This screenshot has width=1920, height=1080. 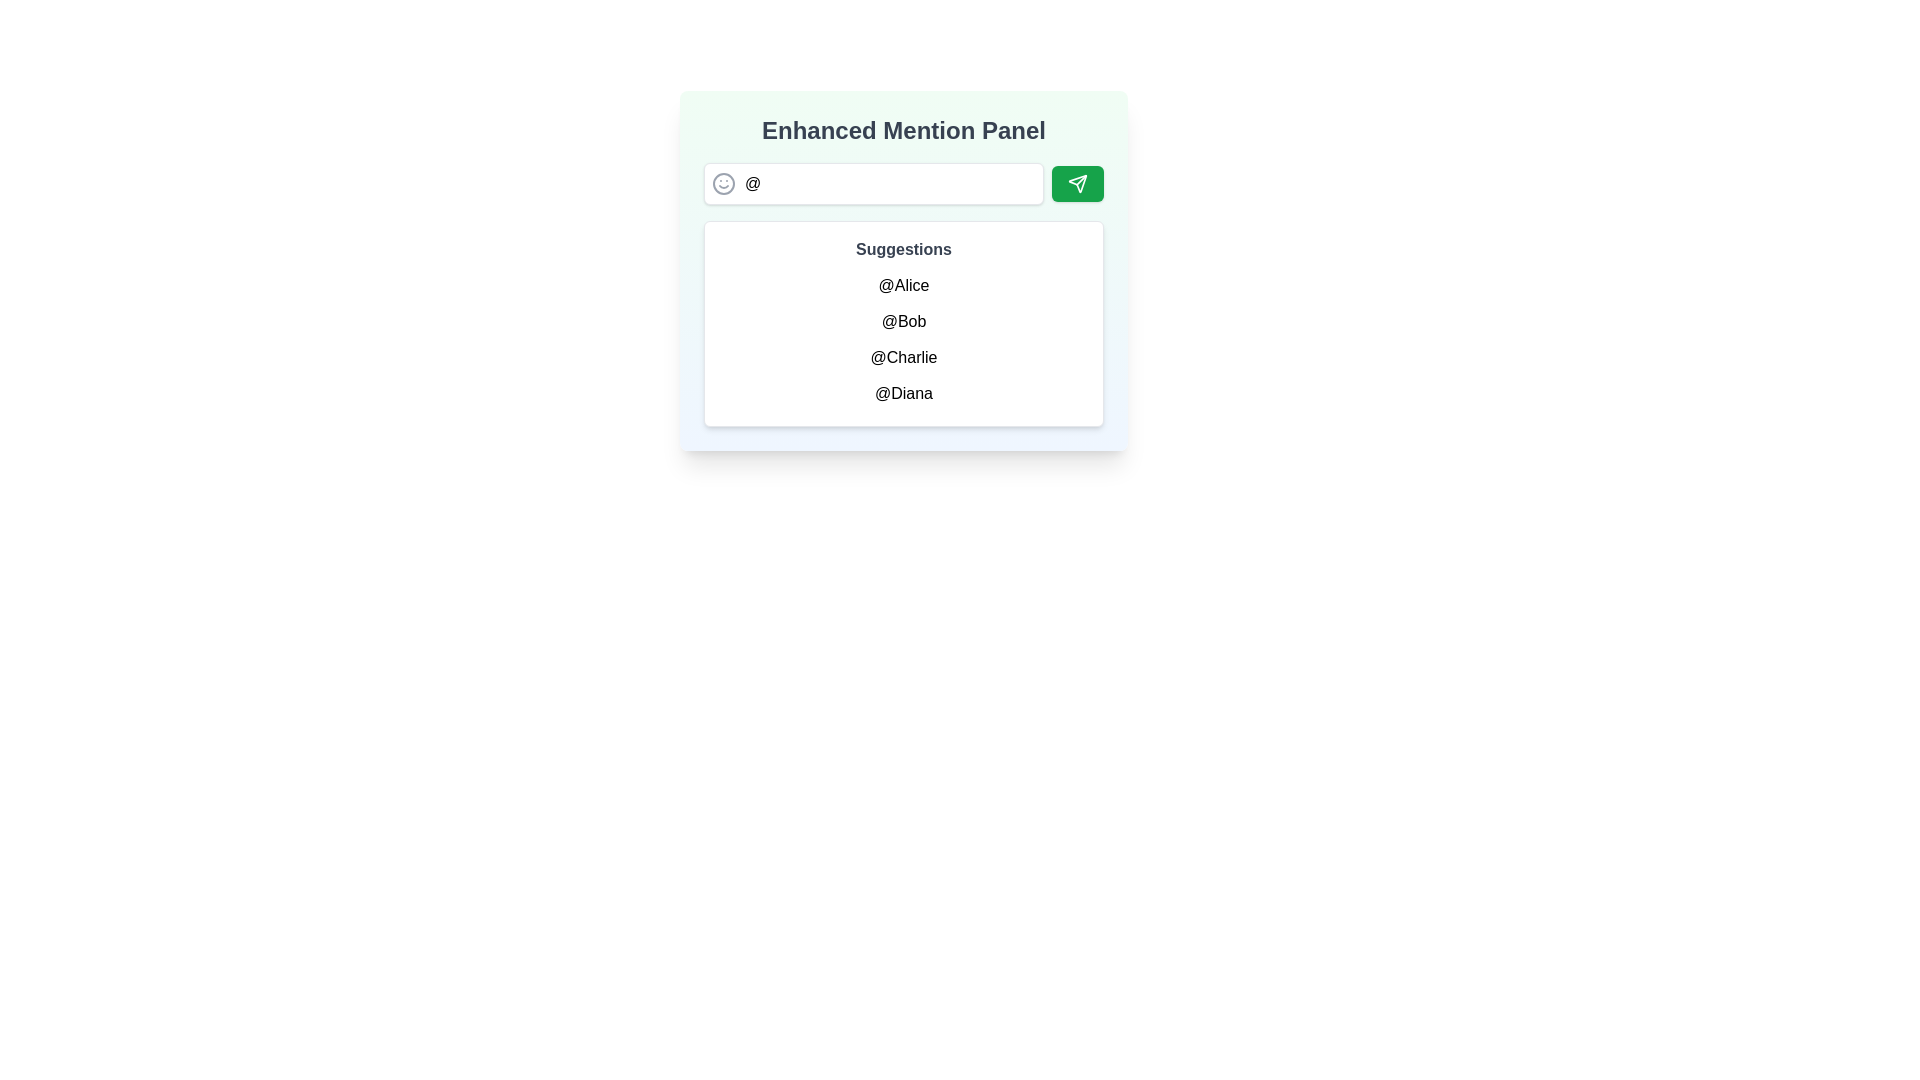 I want to click on the Text label that serves as the header for the suggestion list, located at the top of the panel, horizontally centered above clickable names, so click(x=902, y=249).